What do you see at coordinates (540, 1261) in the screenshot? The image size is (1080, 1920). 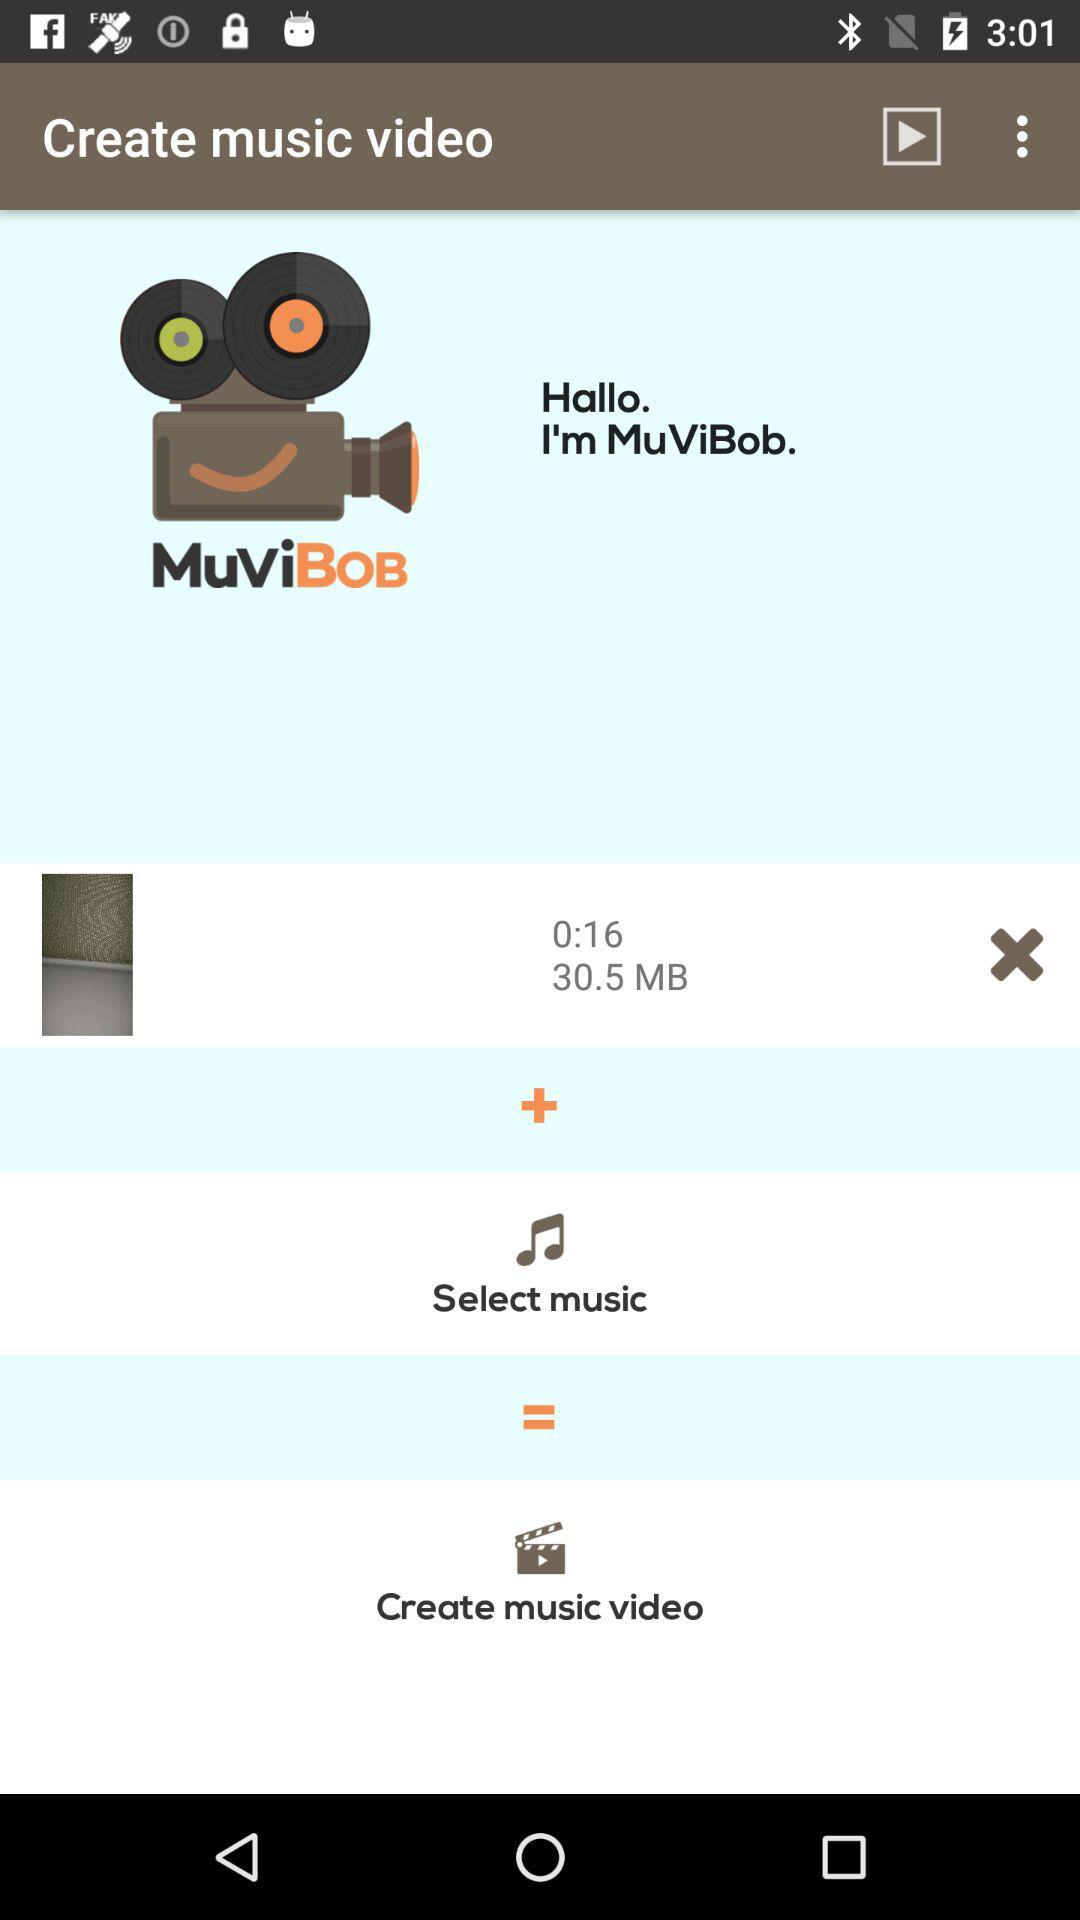 I see `select music` at bounding box center [540, 1261].